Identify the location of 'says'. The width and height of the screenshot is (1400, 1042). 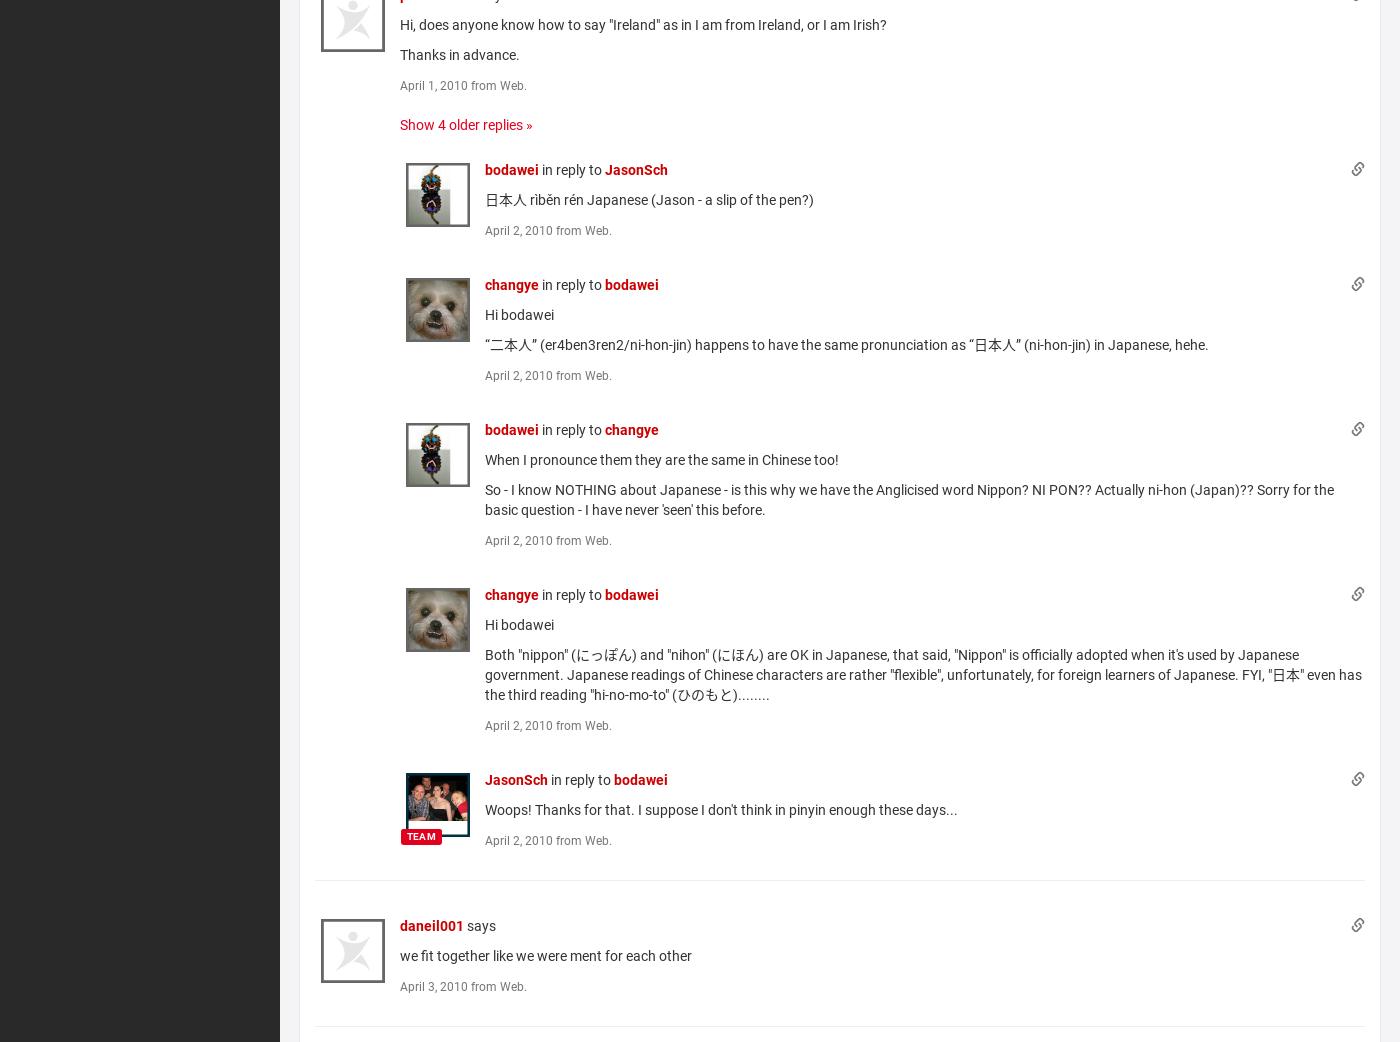
(481, 923).